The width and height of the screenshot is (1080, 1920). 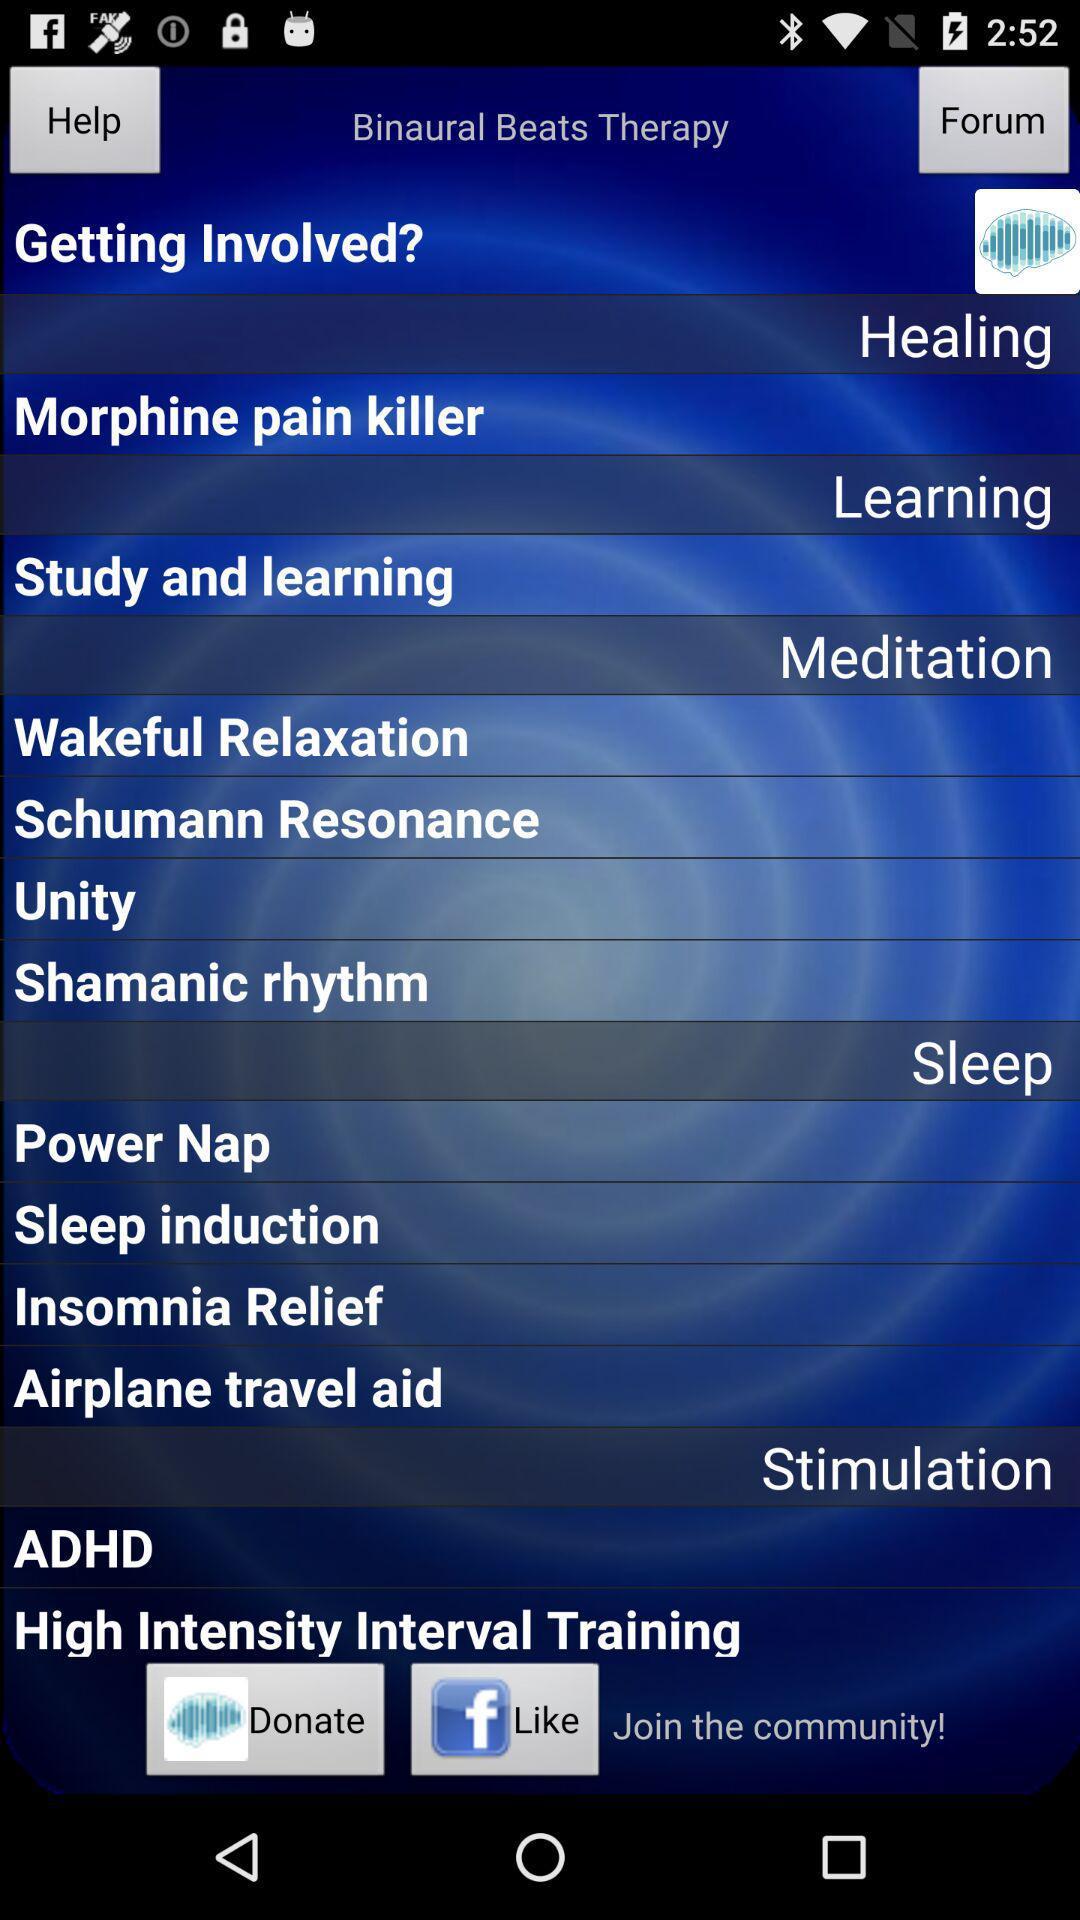 What do you see at coordinates (994, 124) in the screenshot?
I see `the icon to the right of the binaural beats therapy` at bounding box center [994, 124].